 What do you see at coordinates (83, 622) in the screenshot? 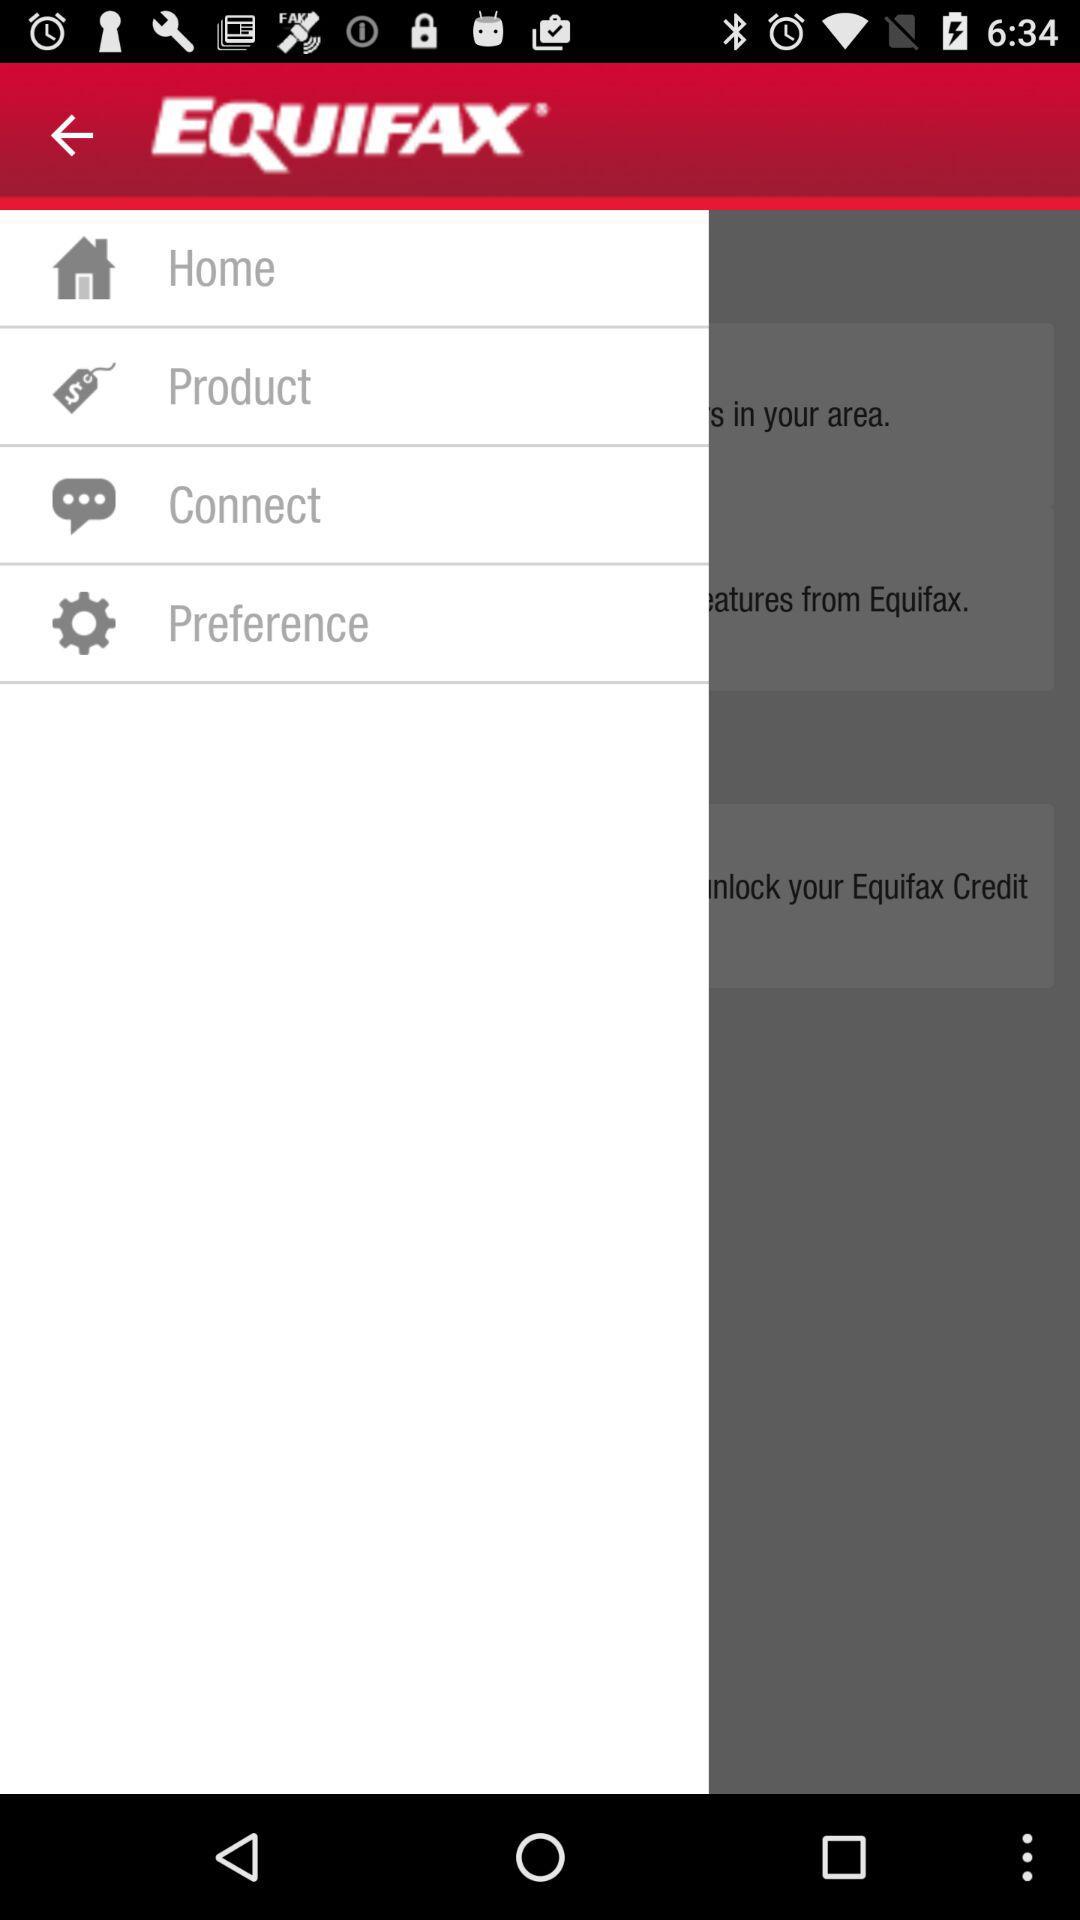
I see `the icon which is to the left of preference` at bounding box center [83, 622].